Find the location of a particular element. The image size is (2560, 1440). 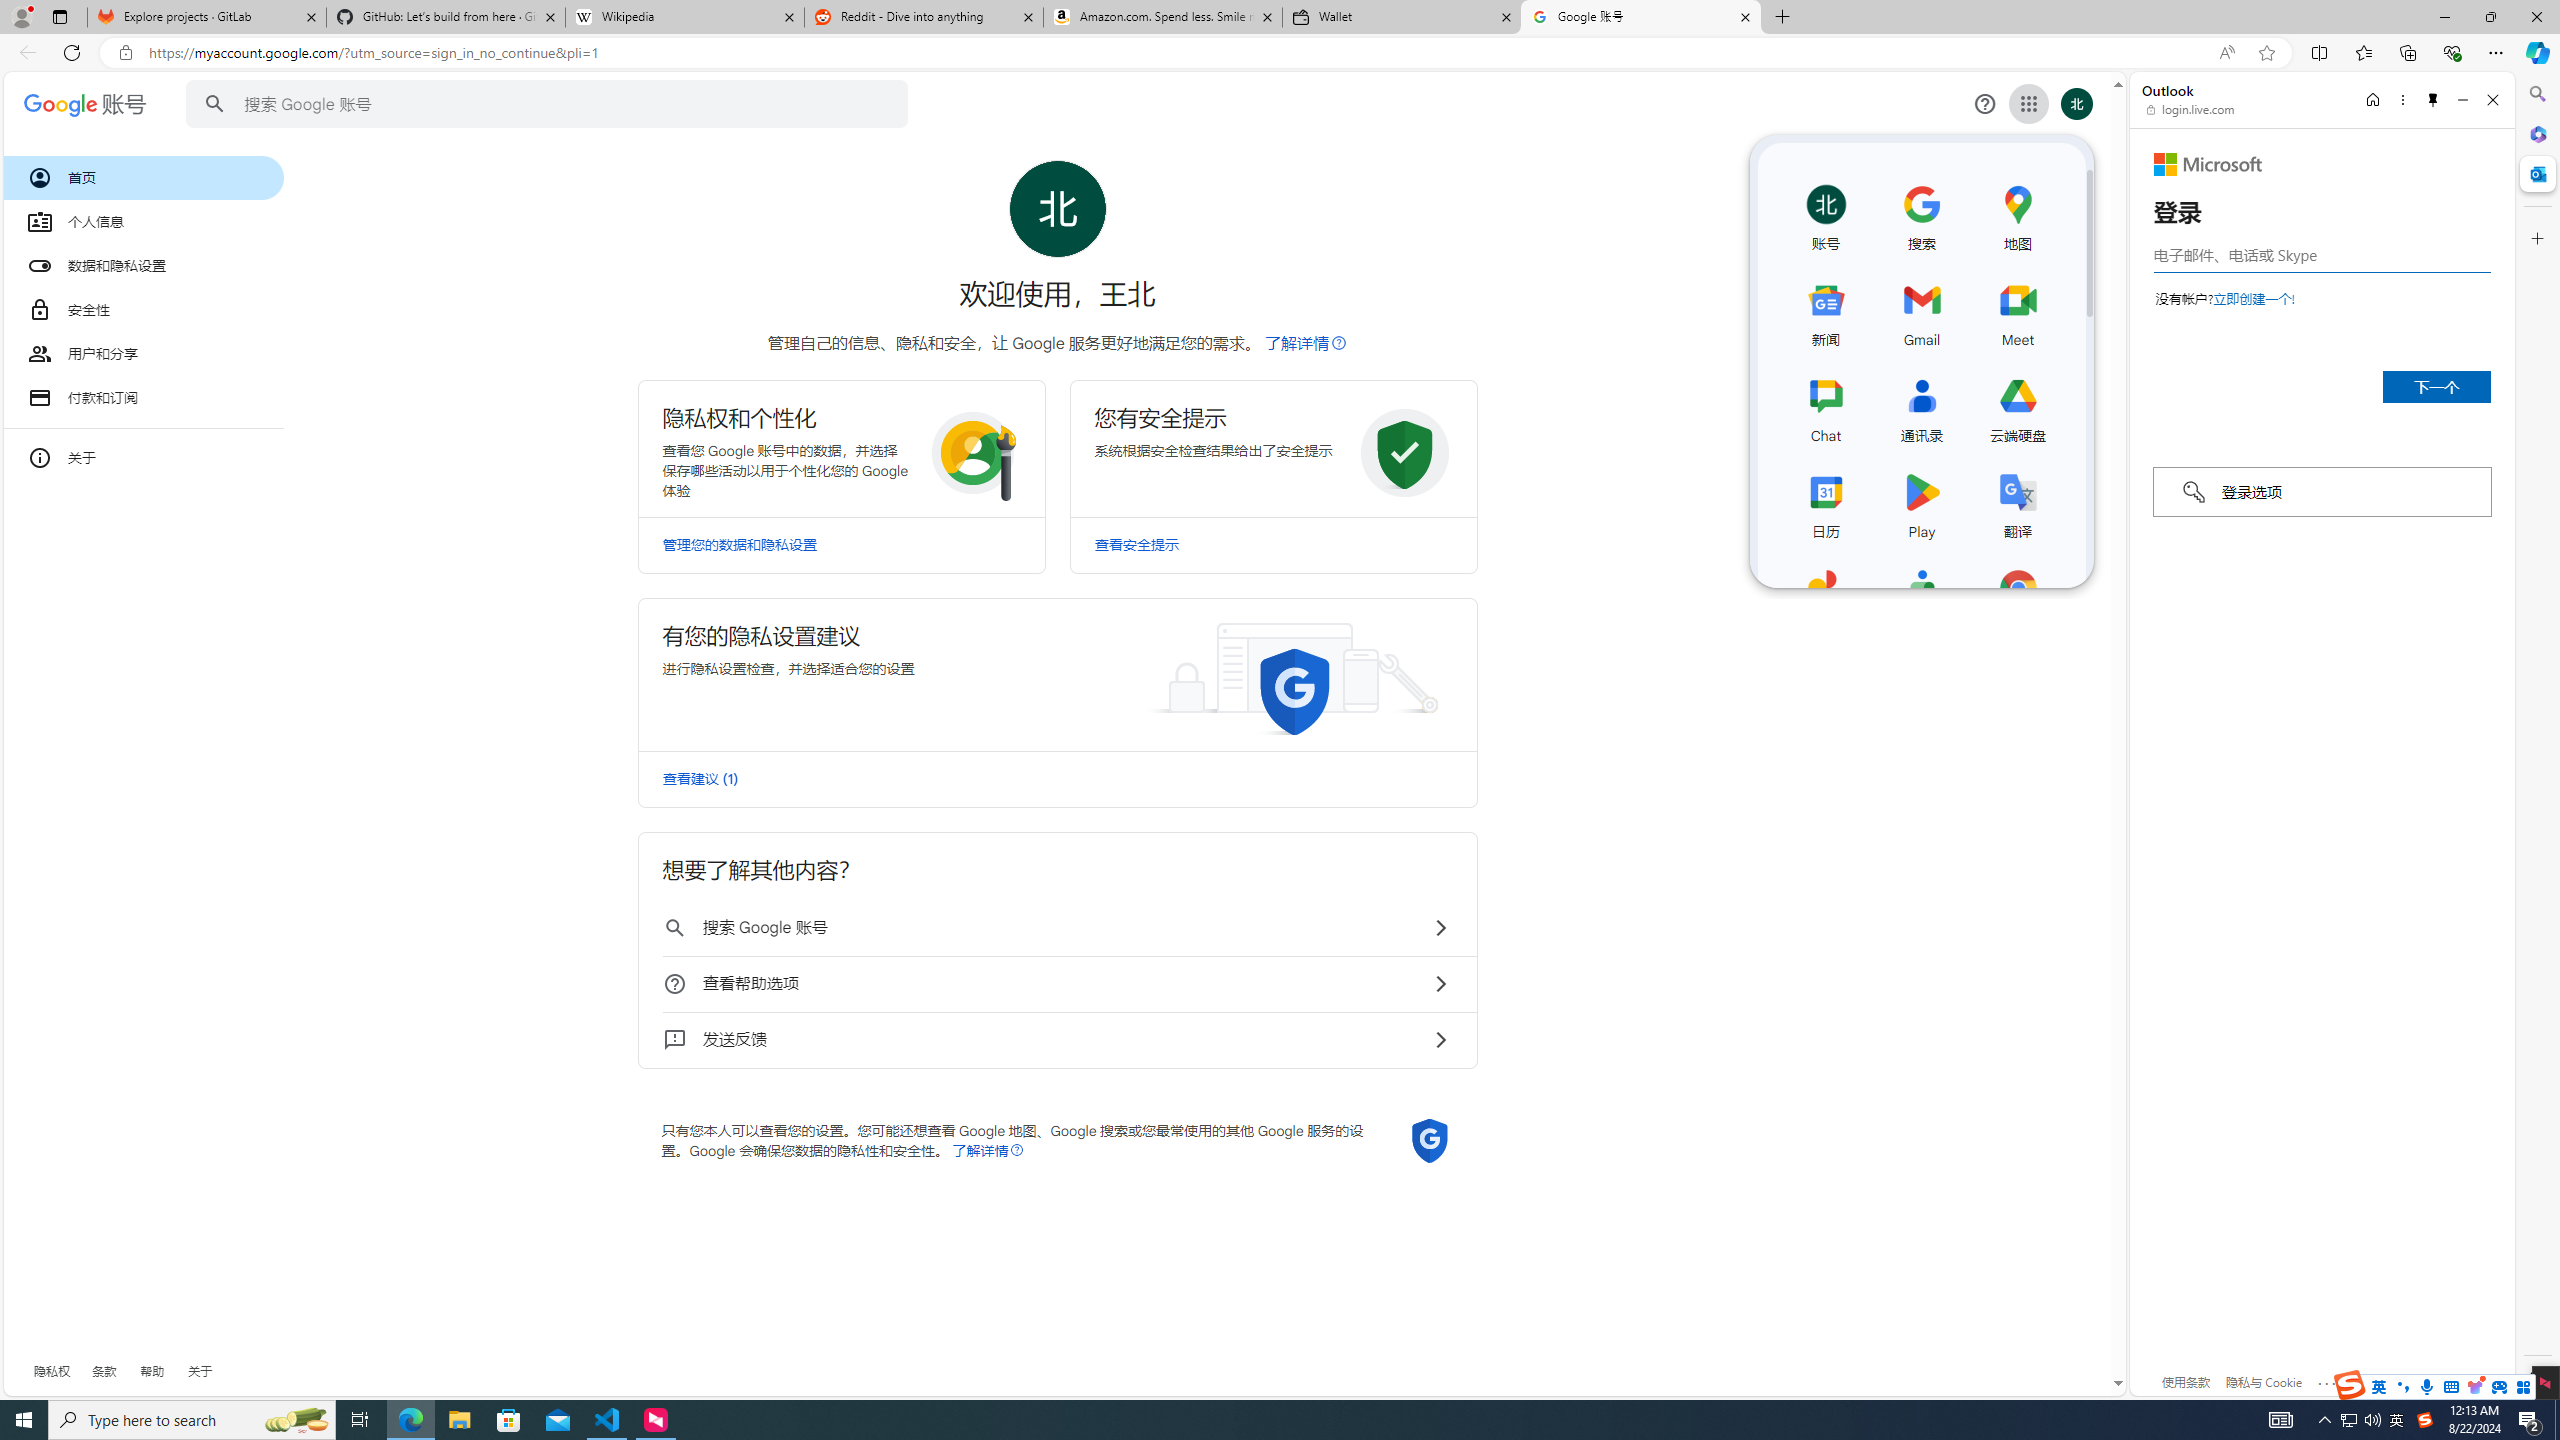

'Class: gb_E' is located at coordinates (2027, 103).